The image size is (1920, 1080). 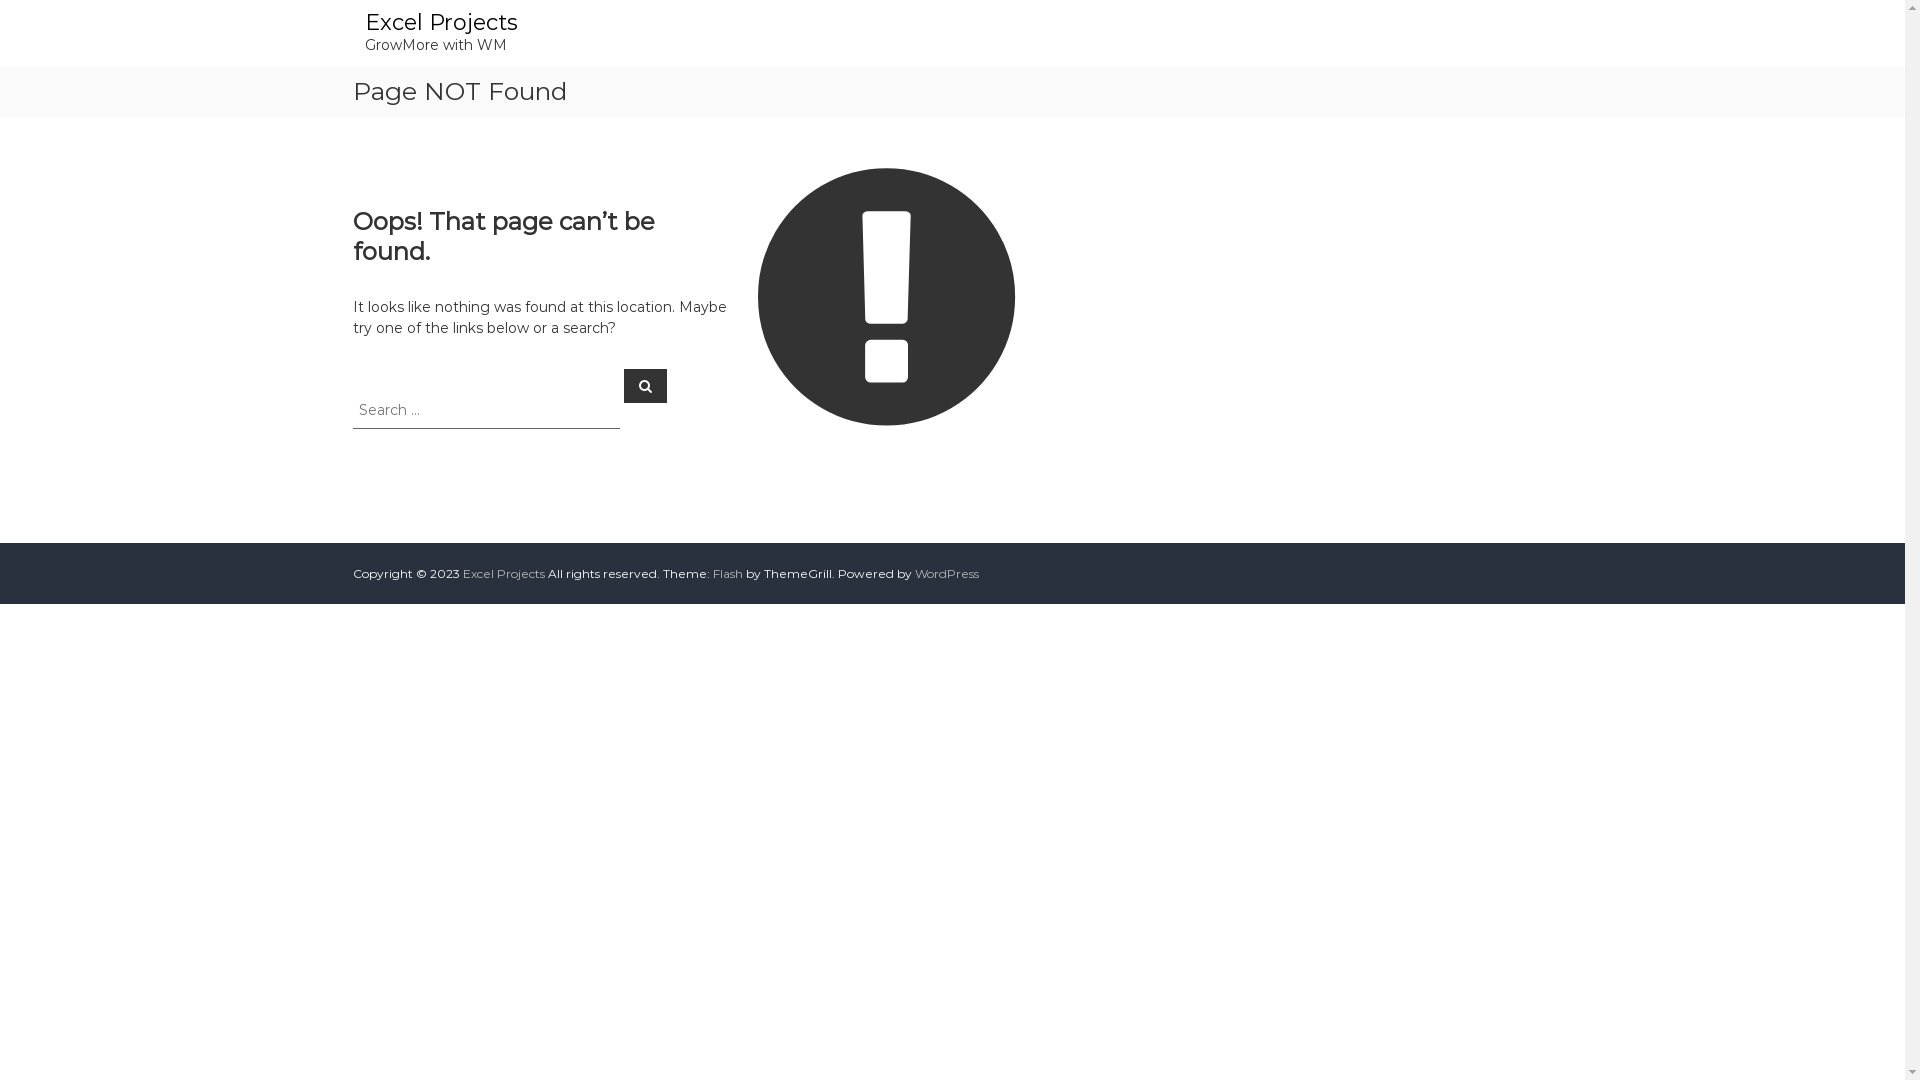 I want to click on 'Excel Projects', so click(x=503, y=573).